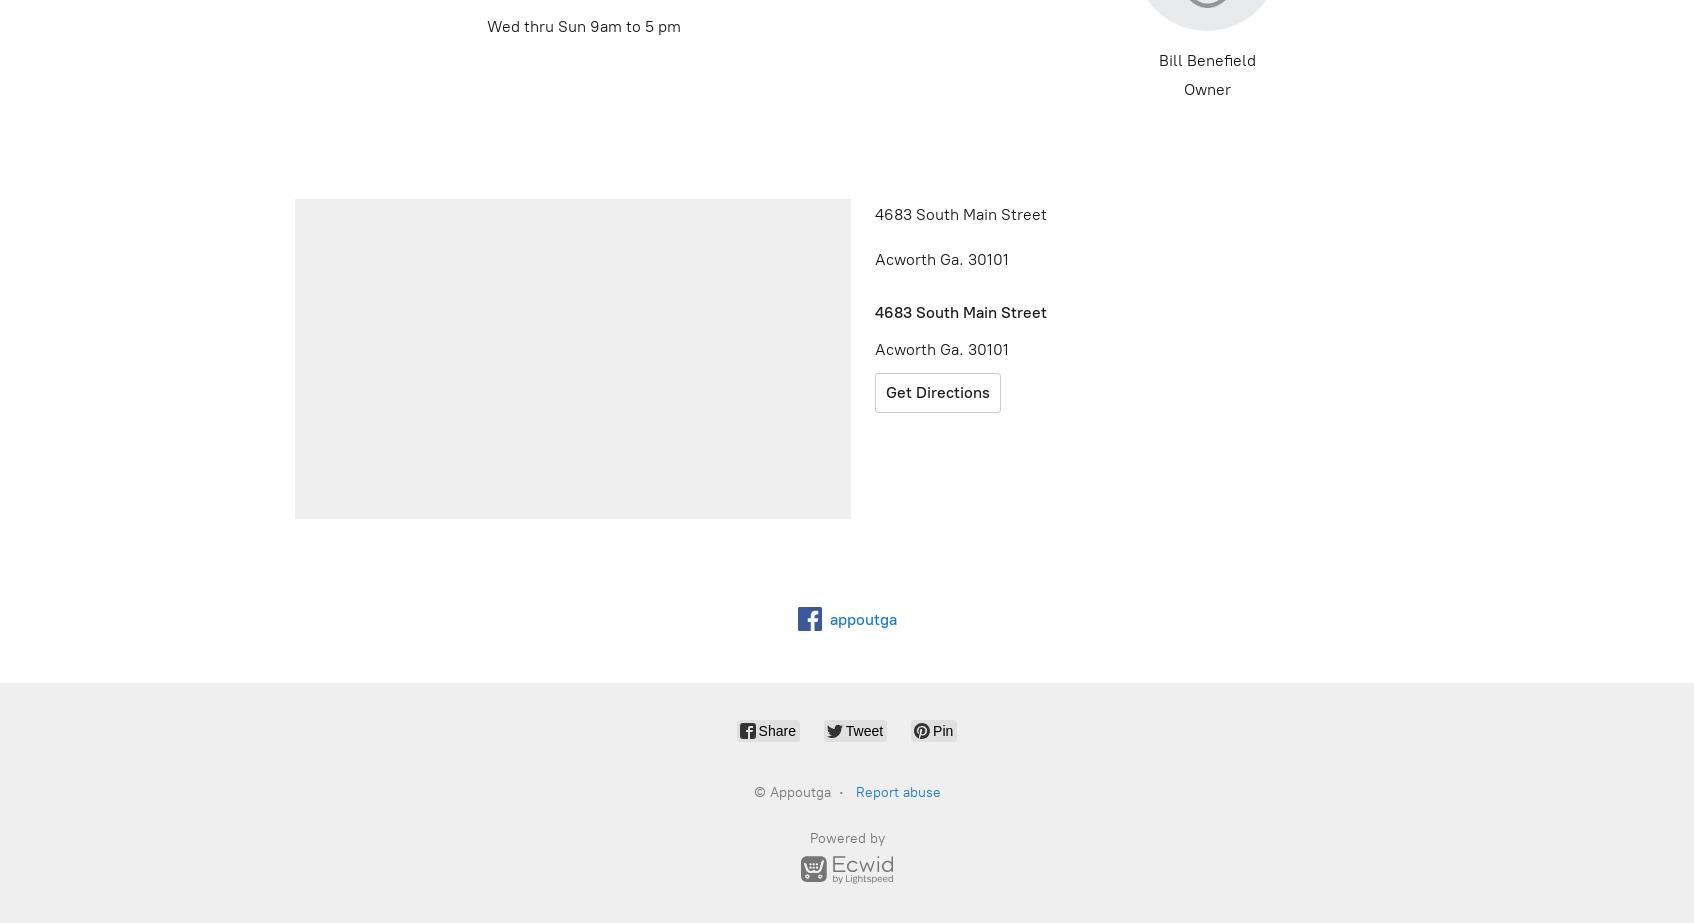 Image resolution: width=1694 pixels, height=923 pixels. Describe the element at coordinates (799, 791) in the screenshot. I see `'Appoutga'` at that location.